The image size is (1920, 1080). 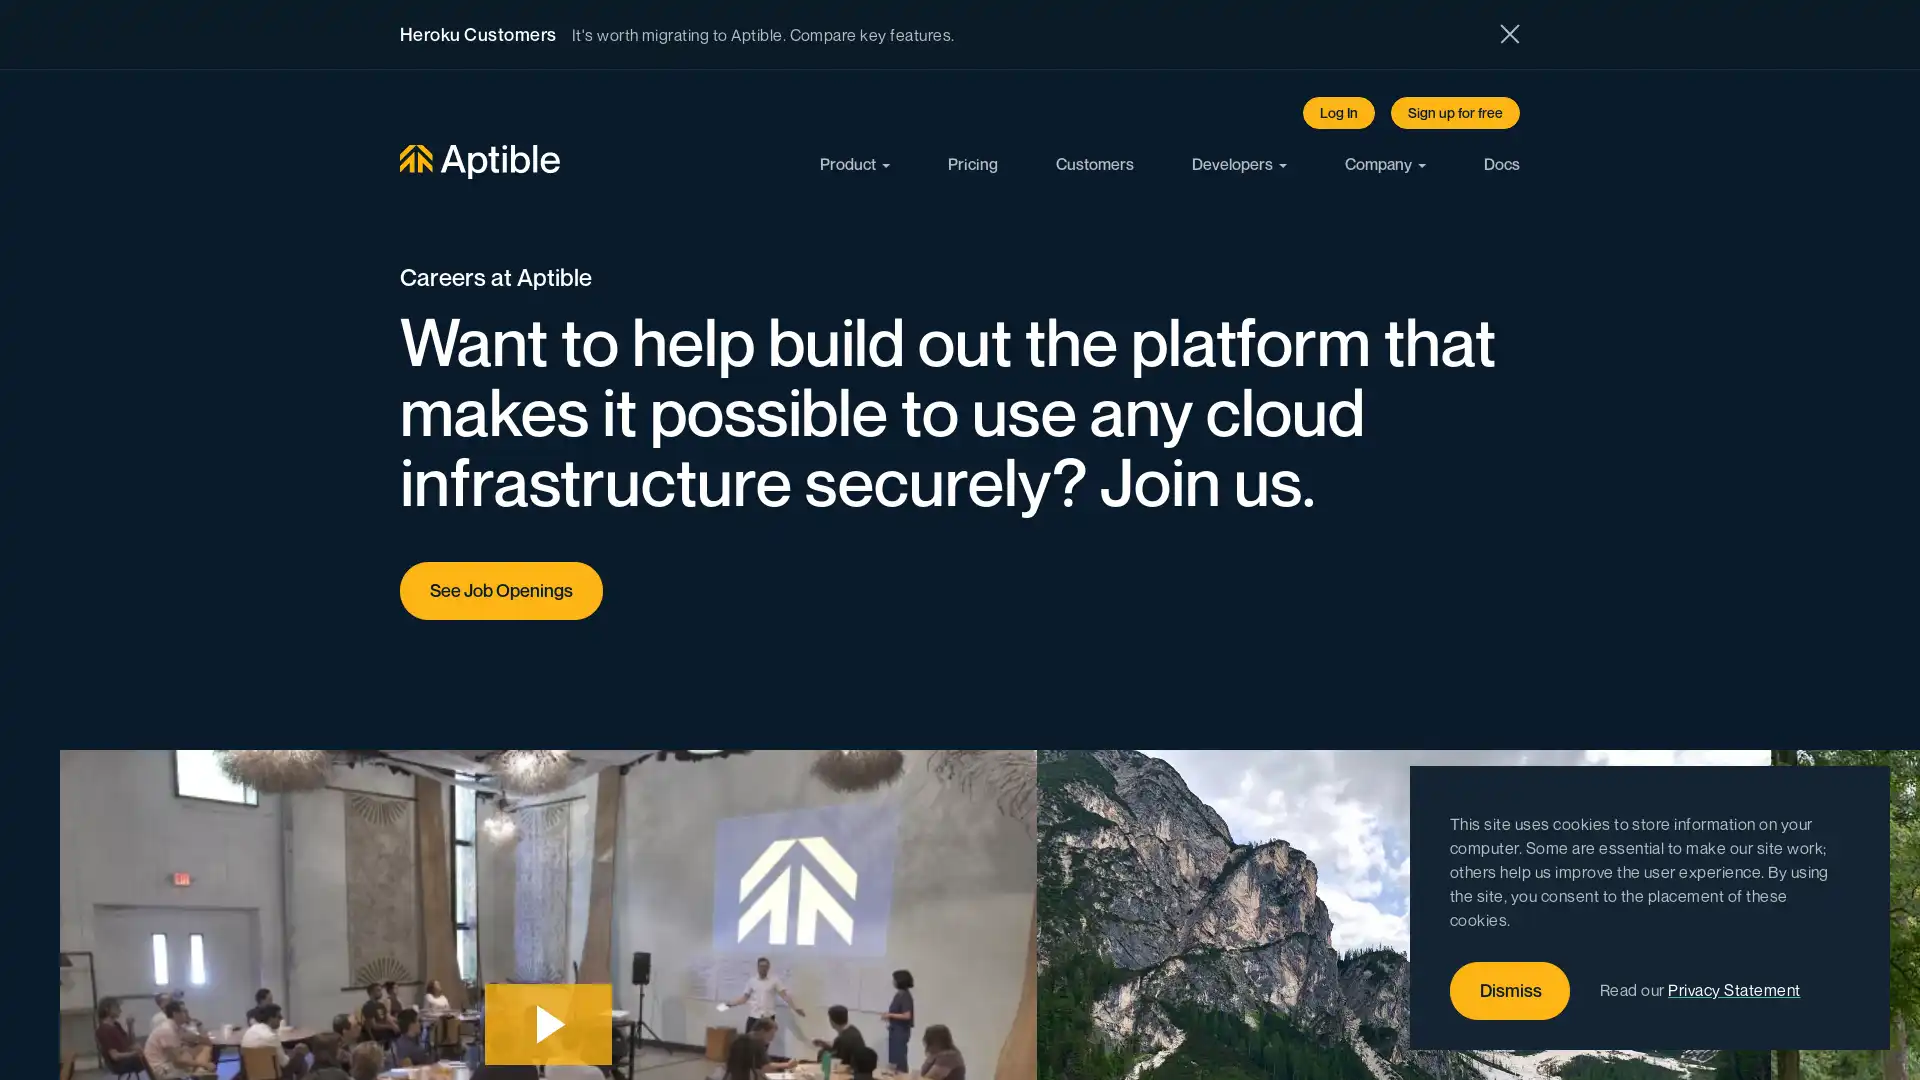 What do you see at coordinates (1455, 112) in the screenshot?
I see `Sign up for free` at bounding box center [1455, 112].